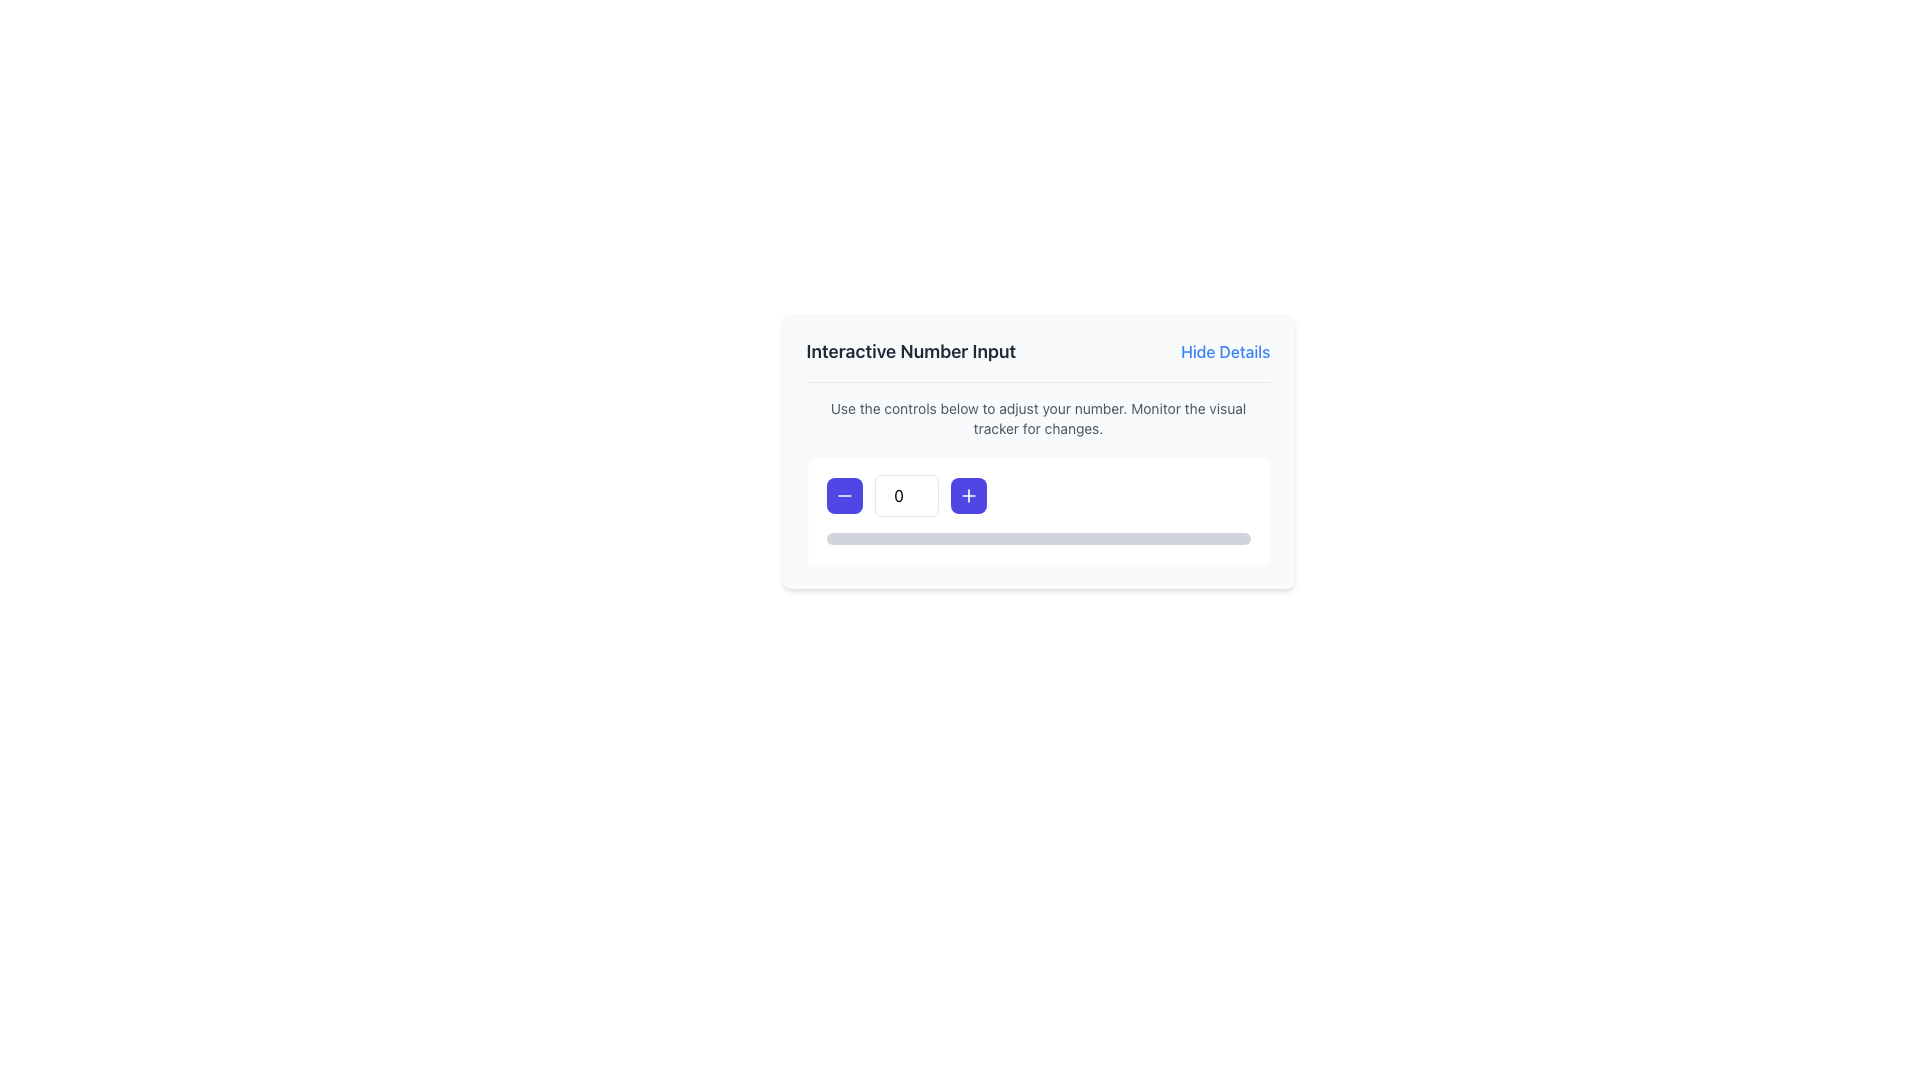 The height and width of the screenshot is (1080, 1920). I want to click on the deep indigo square-shaped button with rounded corners and a white plus symbol, located to the right of a numeric input field in the 'Interactive Number Input' section, to observe any visual feedback, so click(968, 495).